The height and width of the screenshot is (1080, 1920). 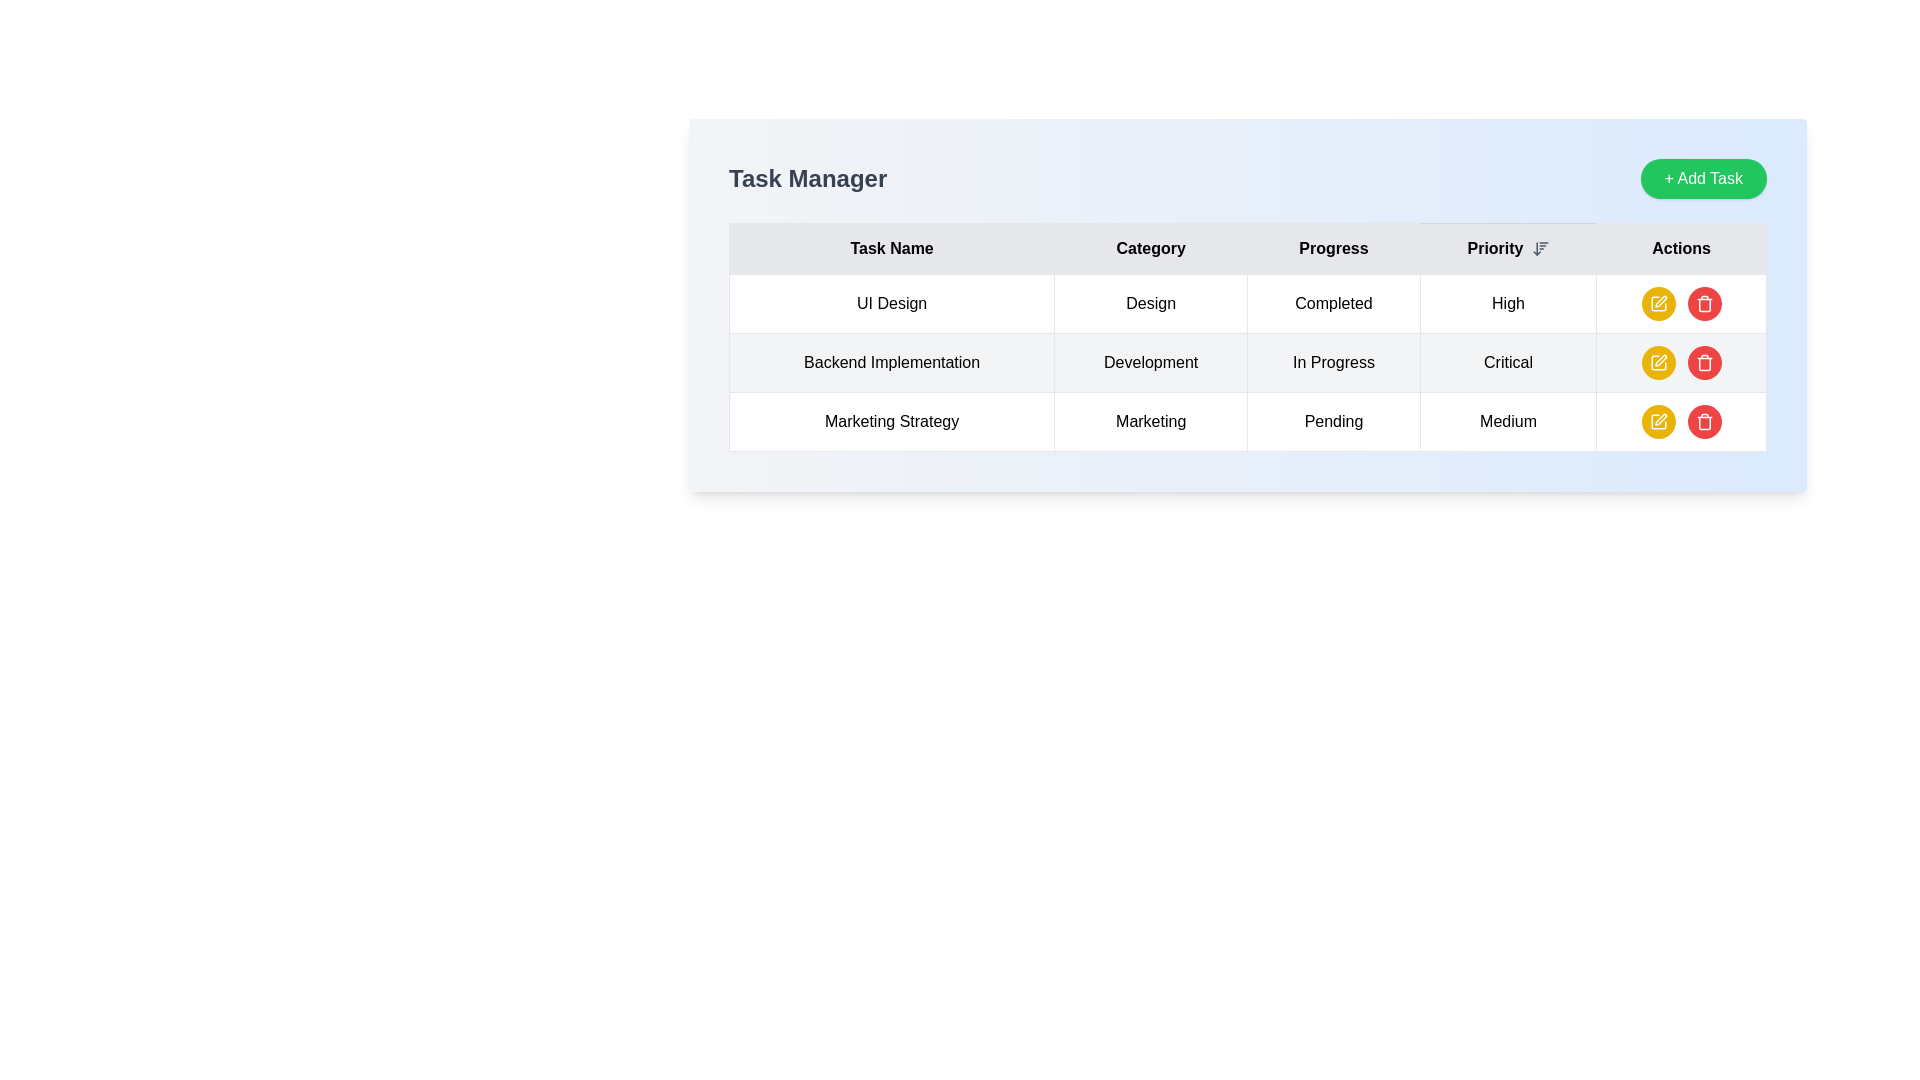 What do you see at coordinates (1334, 248) in the screenshot?
I see `the text label displaying 'Progress', which is styled with centered alignment and bordered in a rectangular layout, positioned between the 'Category' and 'Priority' headers in the top row of a table` at bounding box center [1334, 248].